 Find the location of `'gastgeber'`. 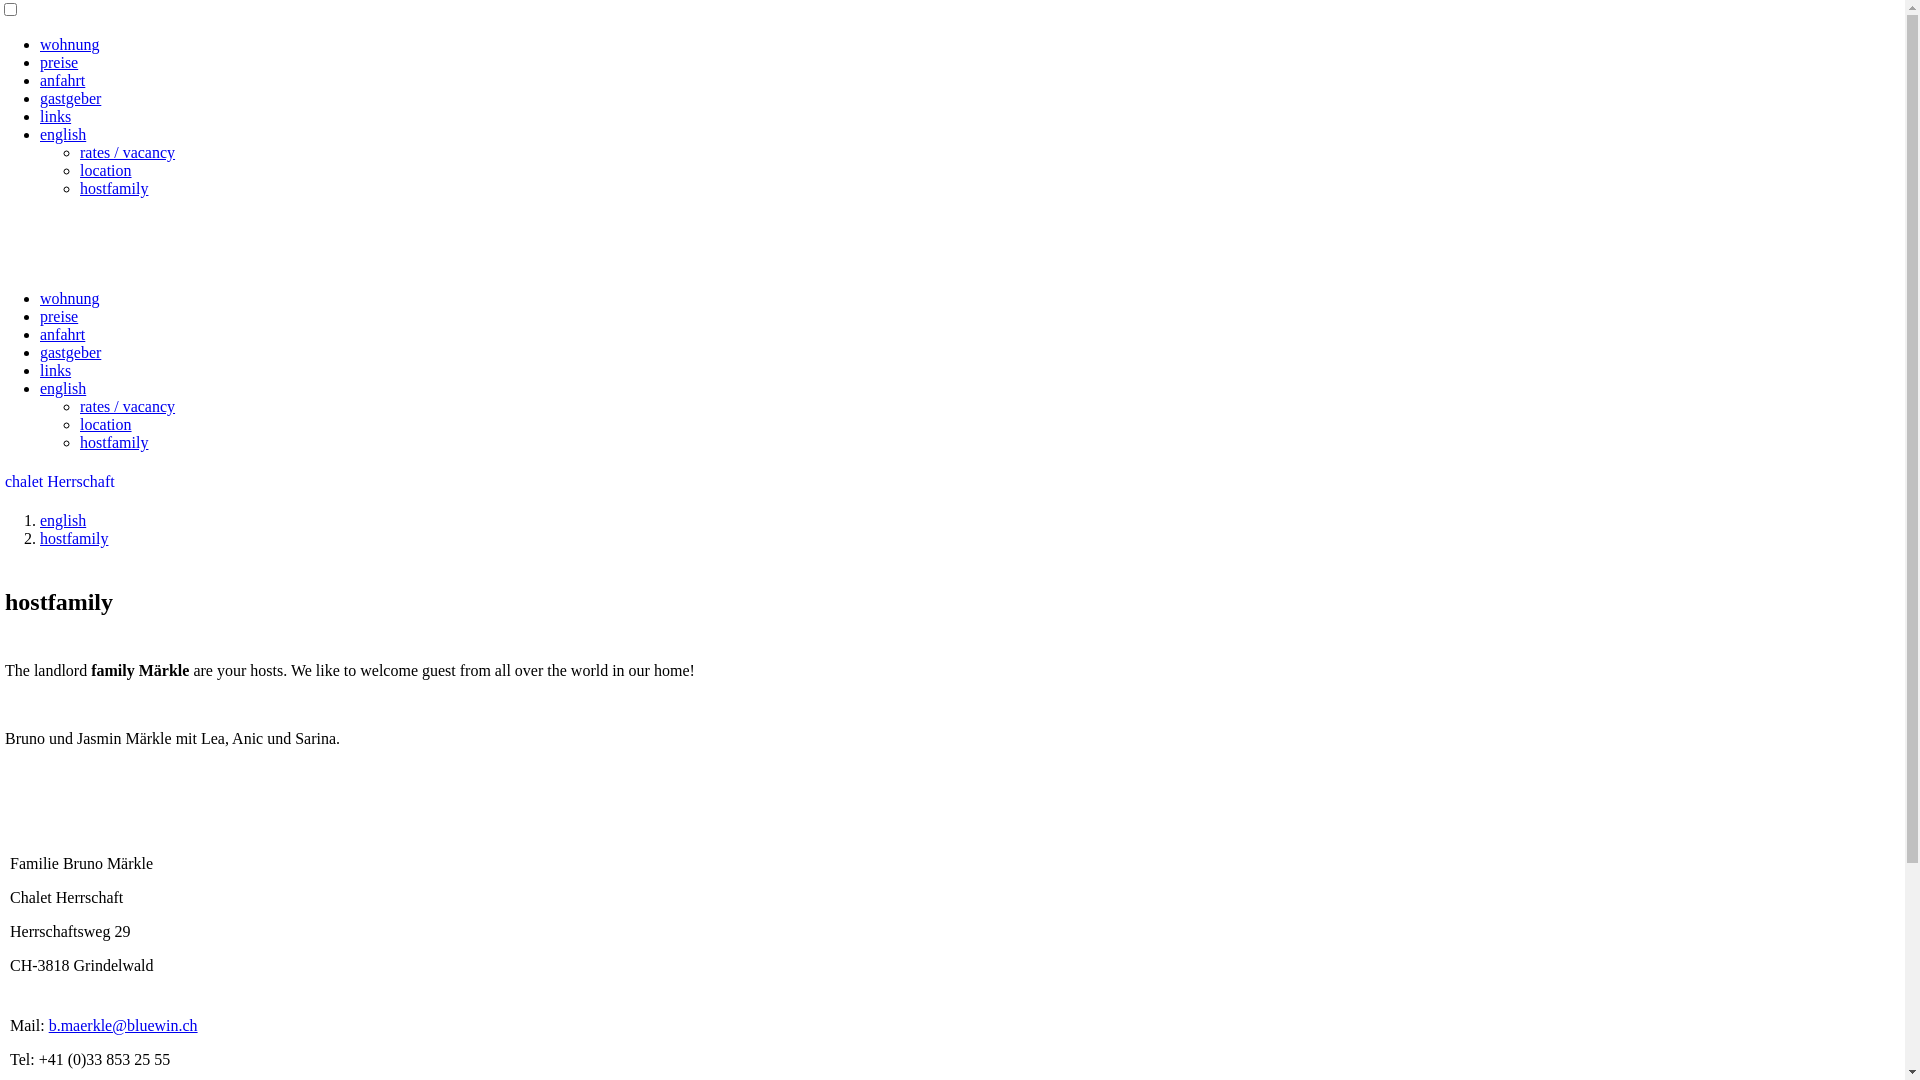

'gastgeber' is located at coordinates (70, 351).